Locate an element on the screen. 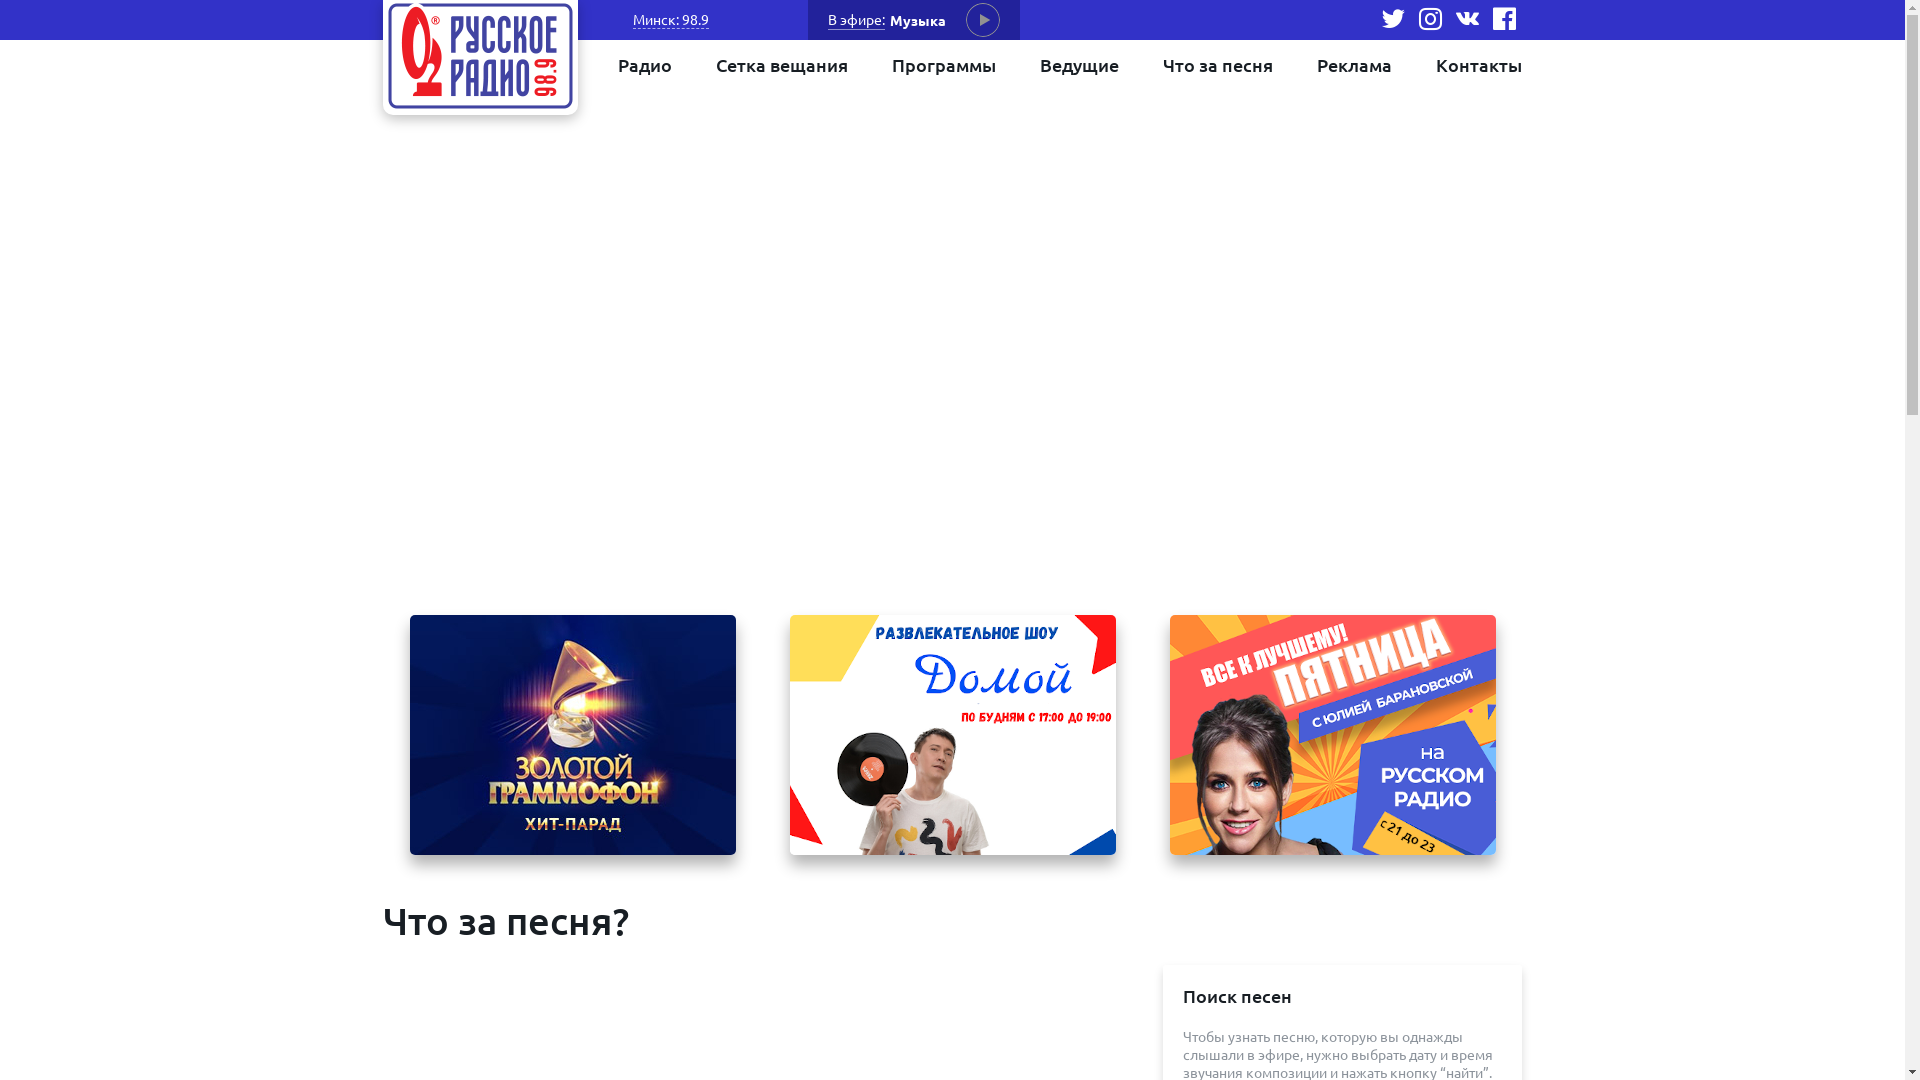 The width and height of the screenshot is (1920, 1080). 'vk' is located at coordinates (1467, 19).